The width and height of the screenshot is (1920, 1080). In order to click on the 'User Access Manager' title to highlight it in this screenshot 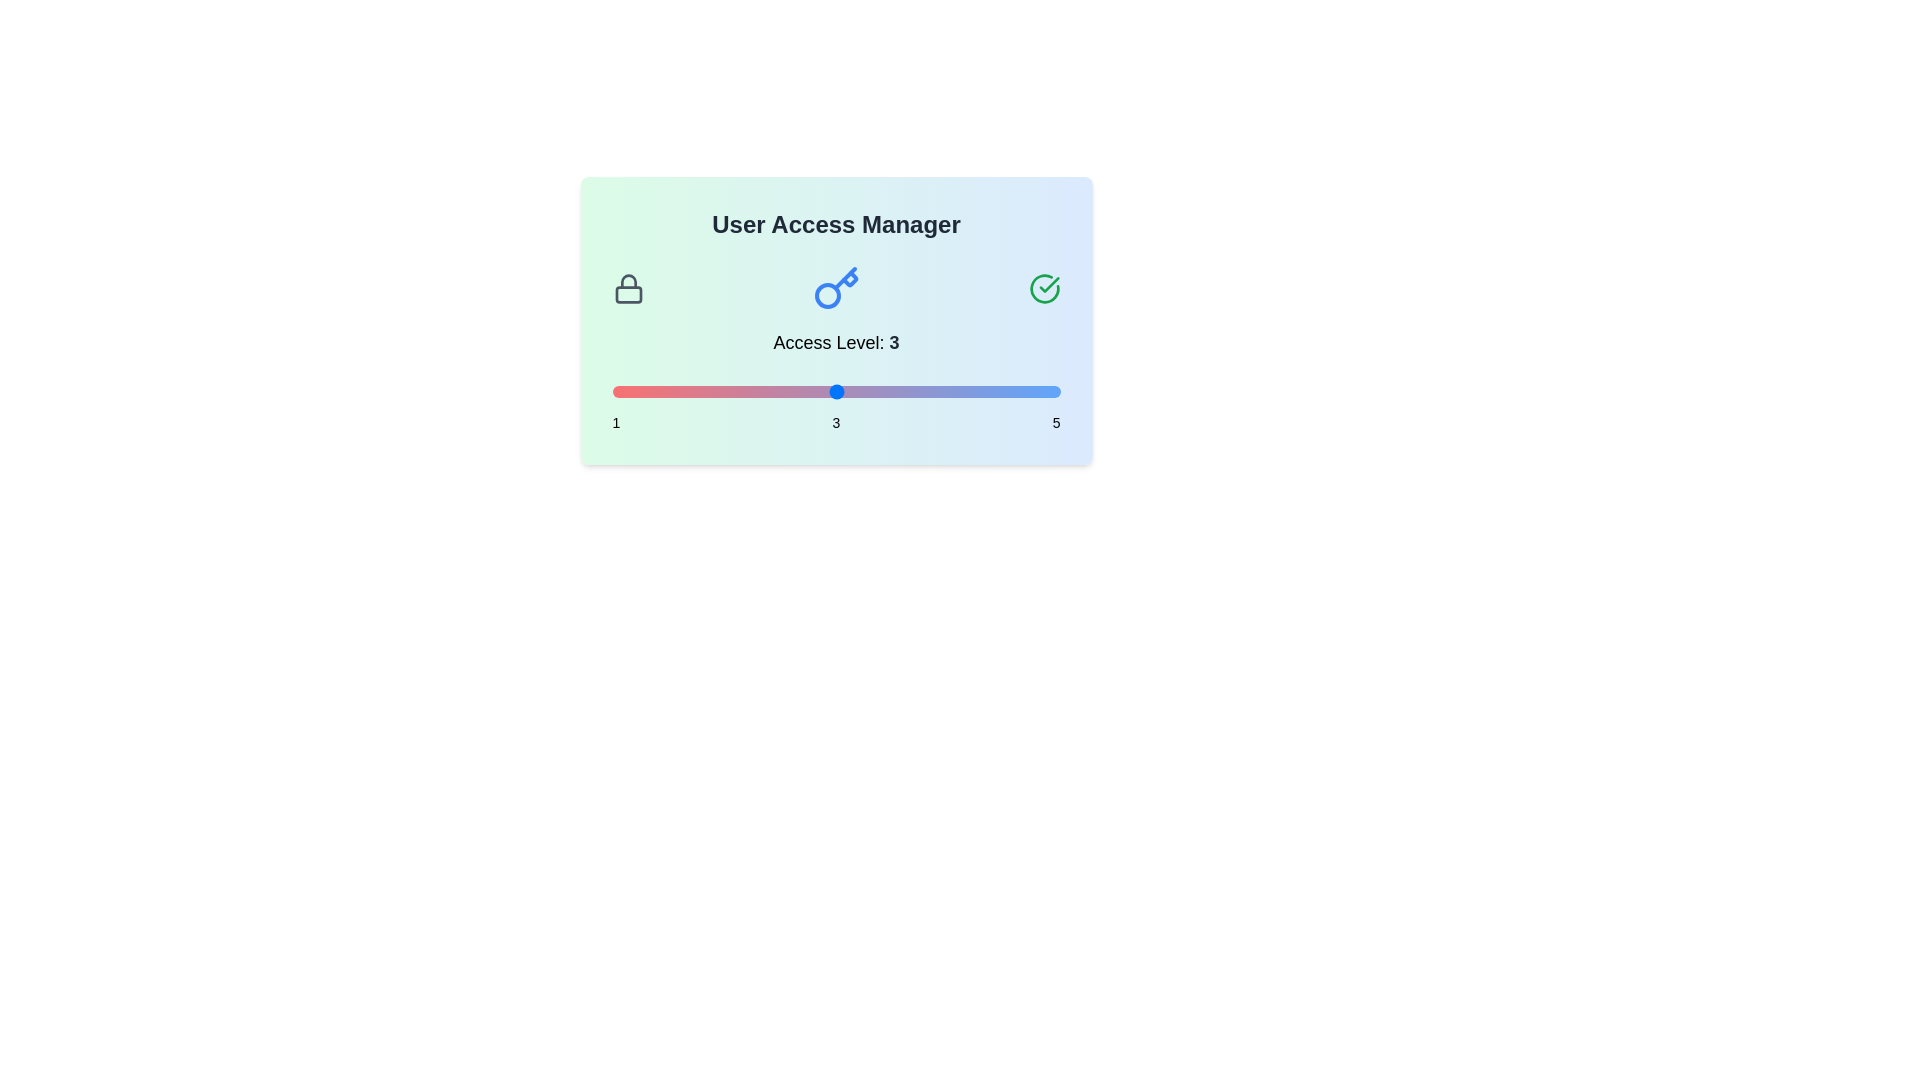, I will do `click(836, 224)`.